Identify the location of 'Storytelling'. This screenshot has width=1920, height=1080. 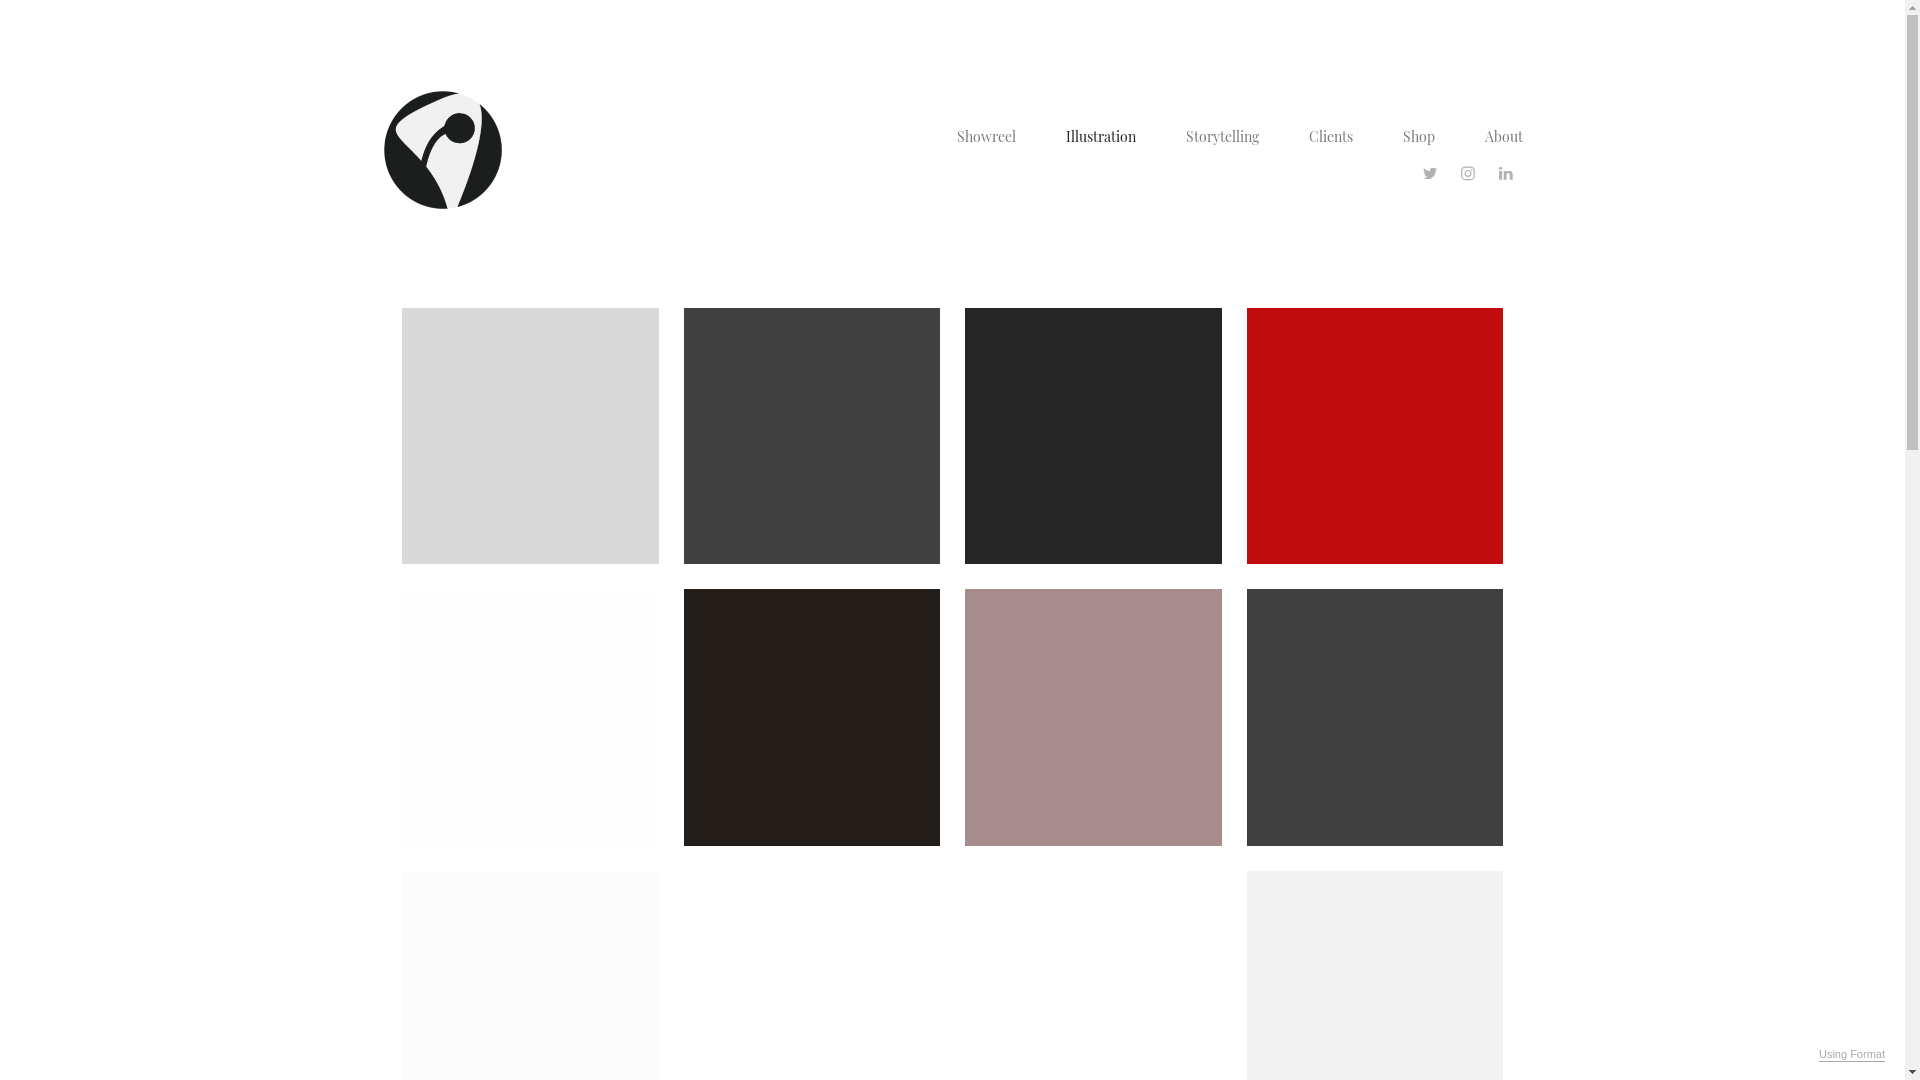
(1221, 135).